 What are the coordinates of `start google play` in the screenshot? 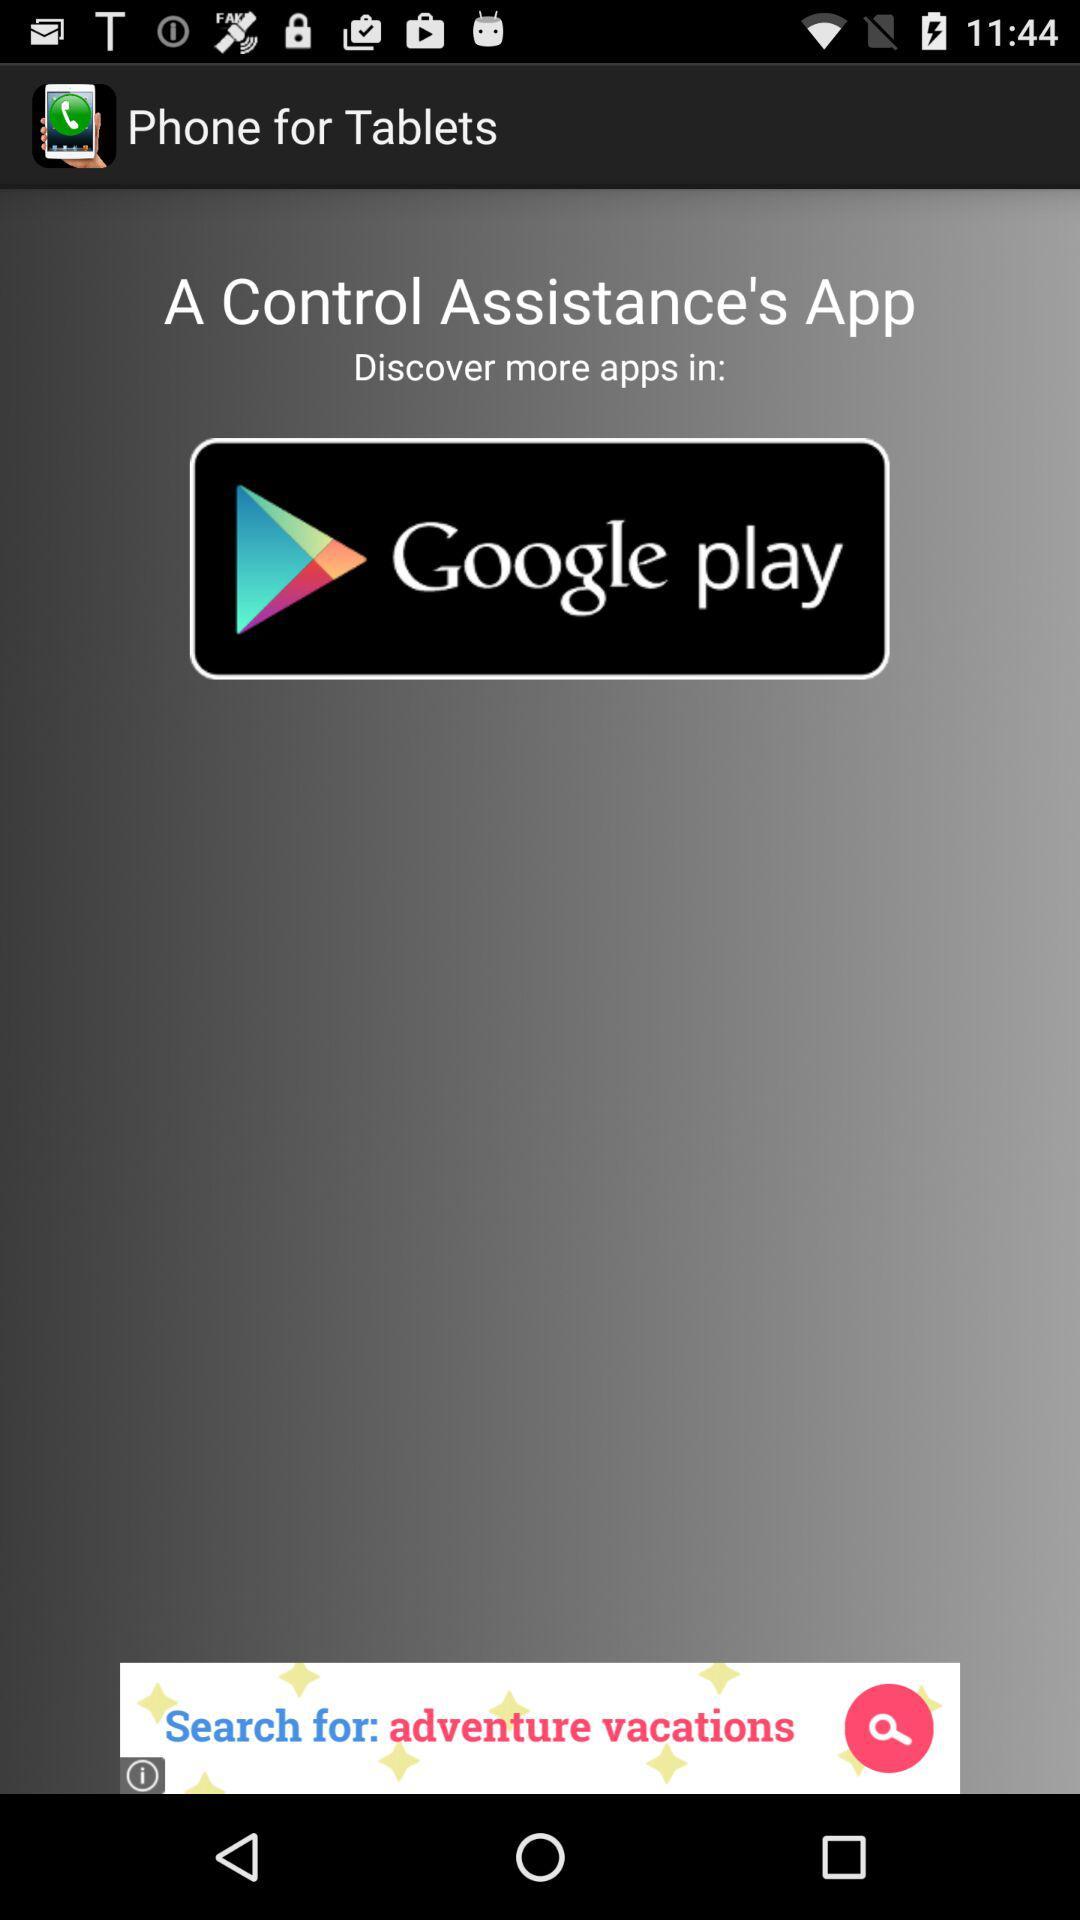 It's located at (538, 558).